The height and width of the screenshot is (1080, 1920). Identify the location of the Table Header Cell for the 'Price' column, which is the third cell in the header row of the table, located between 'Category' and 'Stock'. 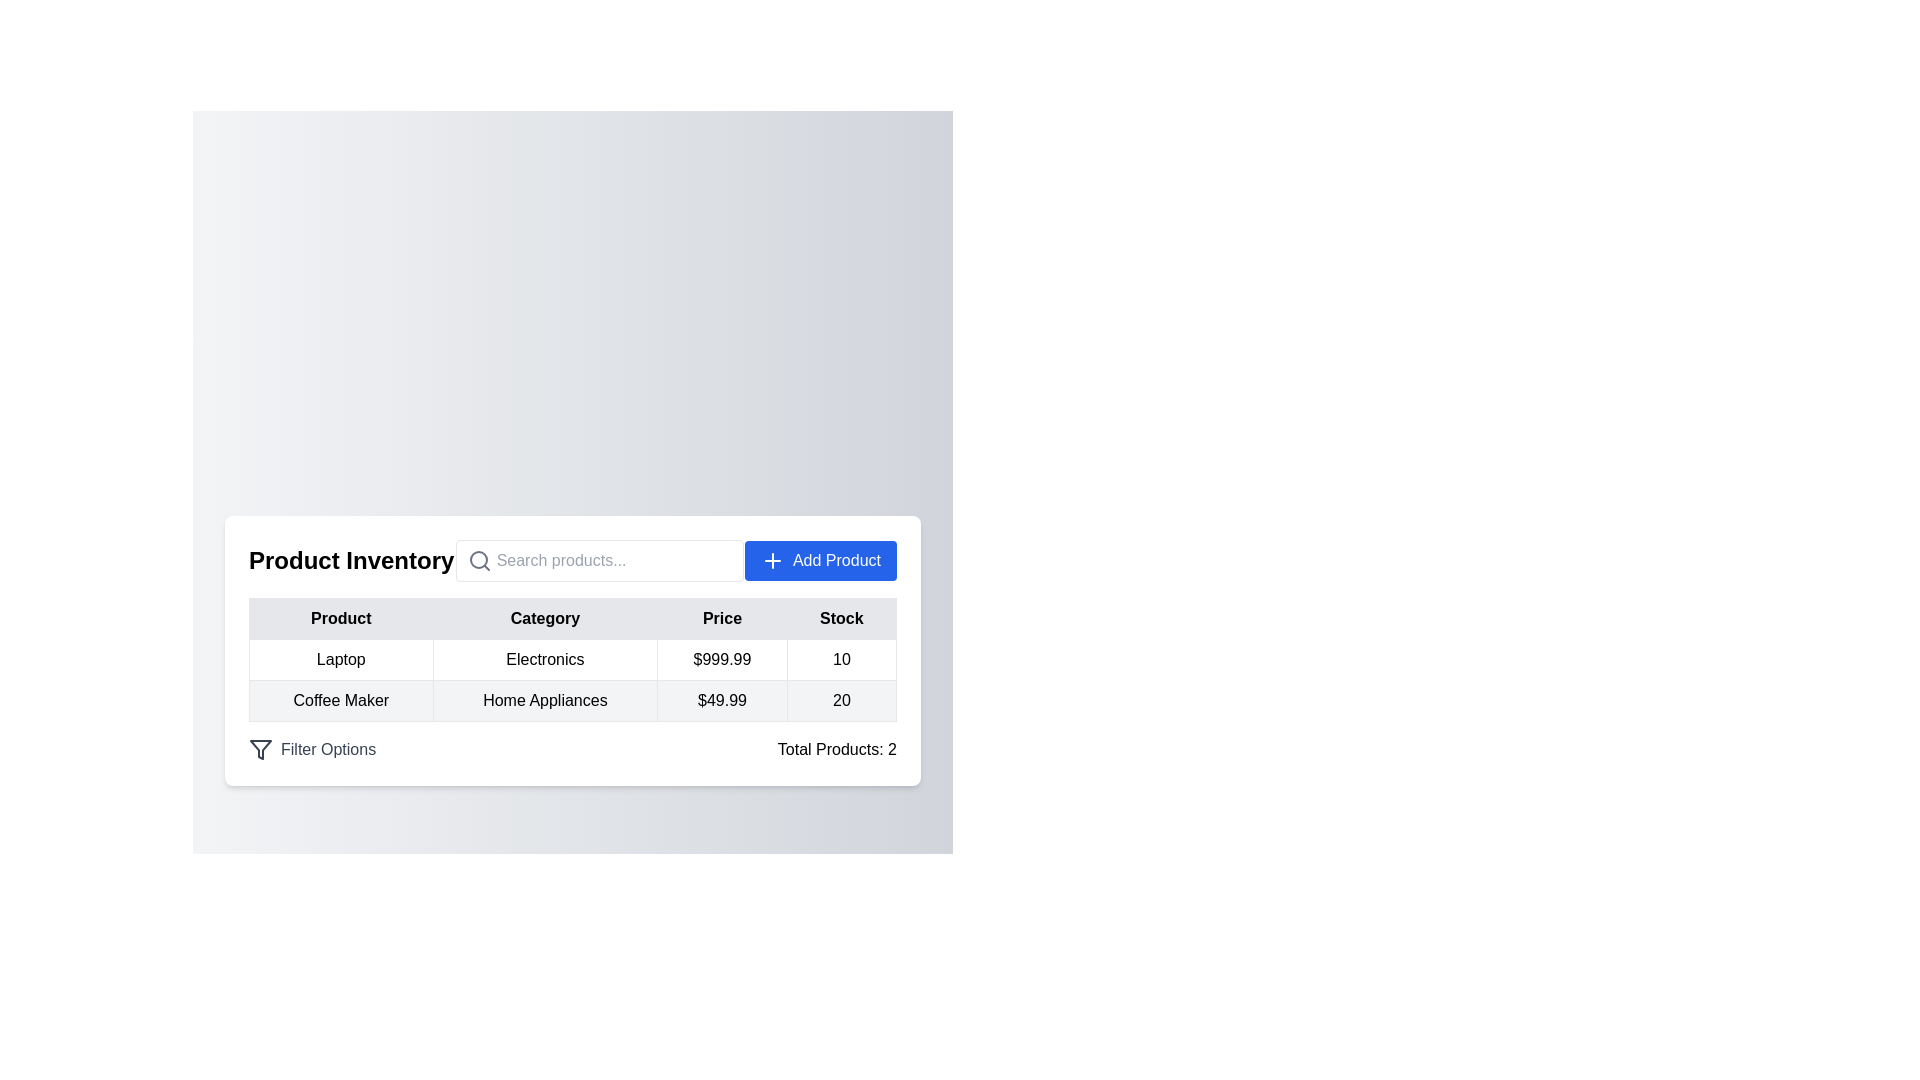
(721, 617).